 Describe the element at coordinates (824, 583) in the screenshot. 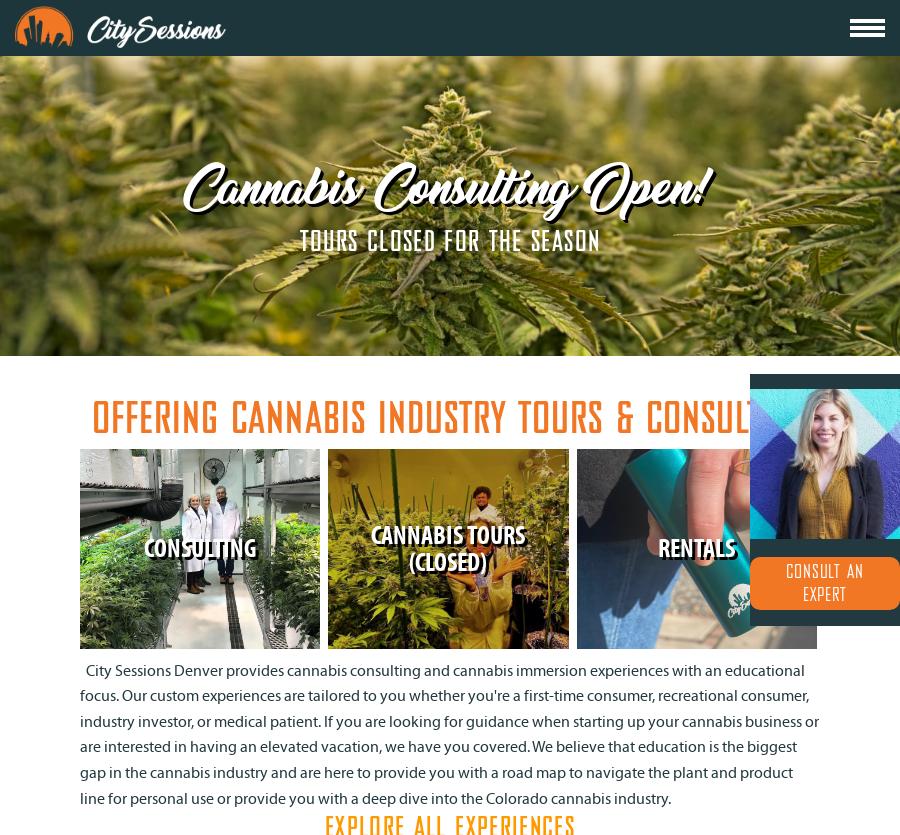

I see `'CONSULT AN EXPERT'` at that location.